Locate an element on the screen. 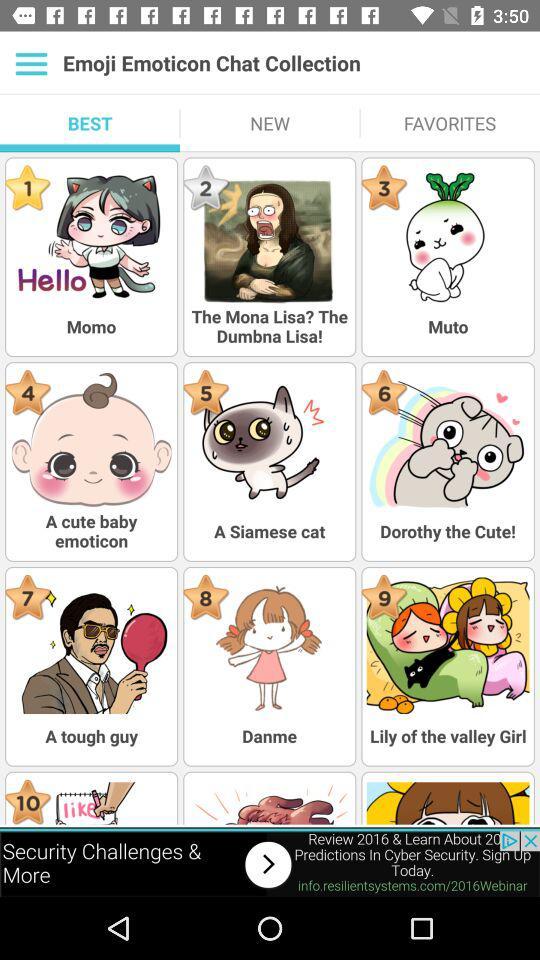  visit advertised website is located at coordinates (270, 863).